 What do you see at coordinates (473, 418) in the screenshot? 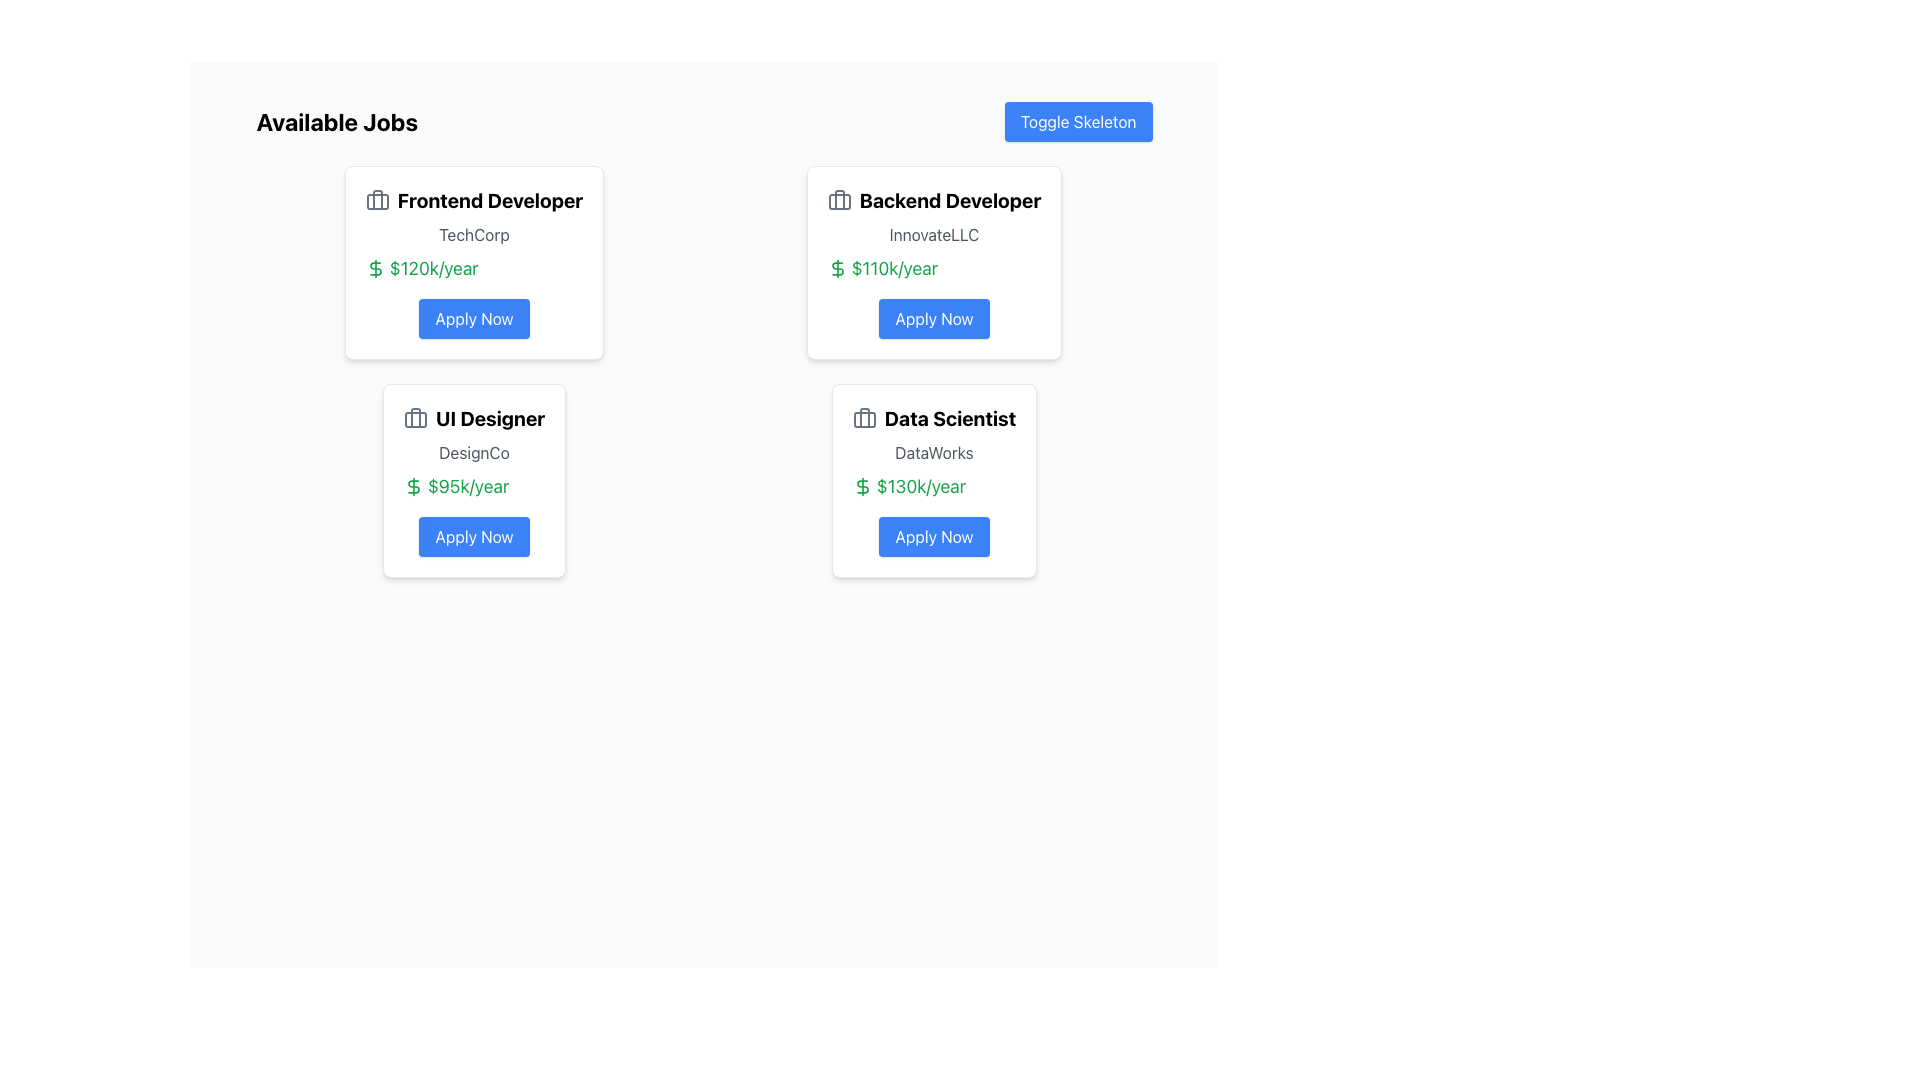
I see `the text label displaying the job title 'UI Designer' which is located in the second card of the job listings grid, specifically in the first row of the bottom row of cards` at bounding box center [473, 418].